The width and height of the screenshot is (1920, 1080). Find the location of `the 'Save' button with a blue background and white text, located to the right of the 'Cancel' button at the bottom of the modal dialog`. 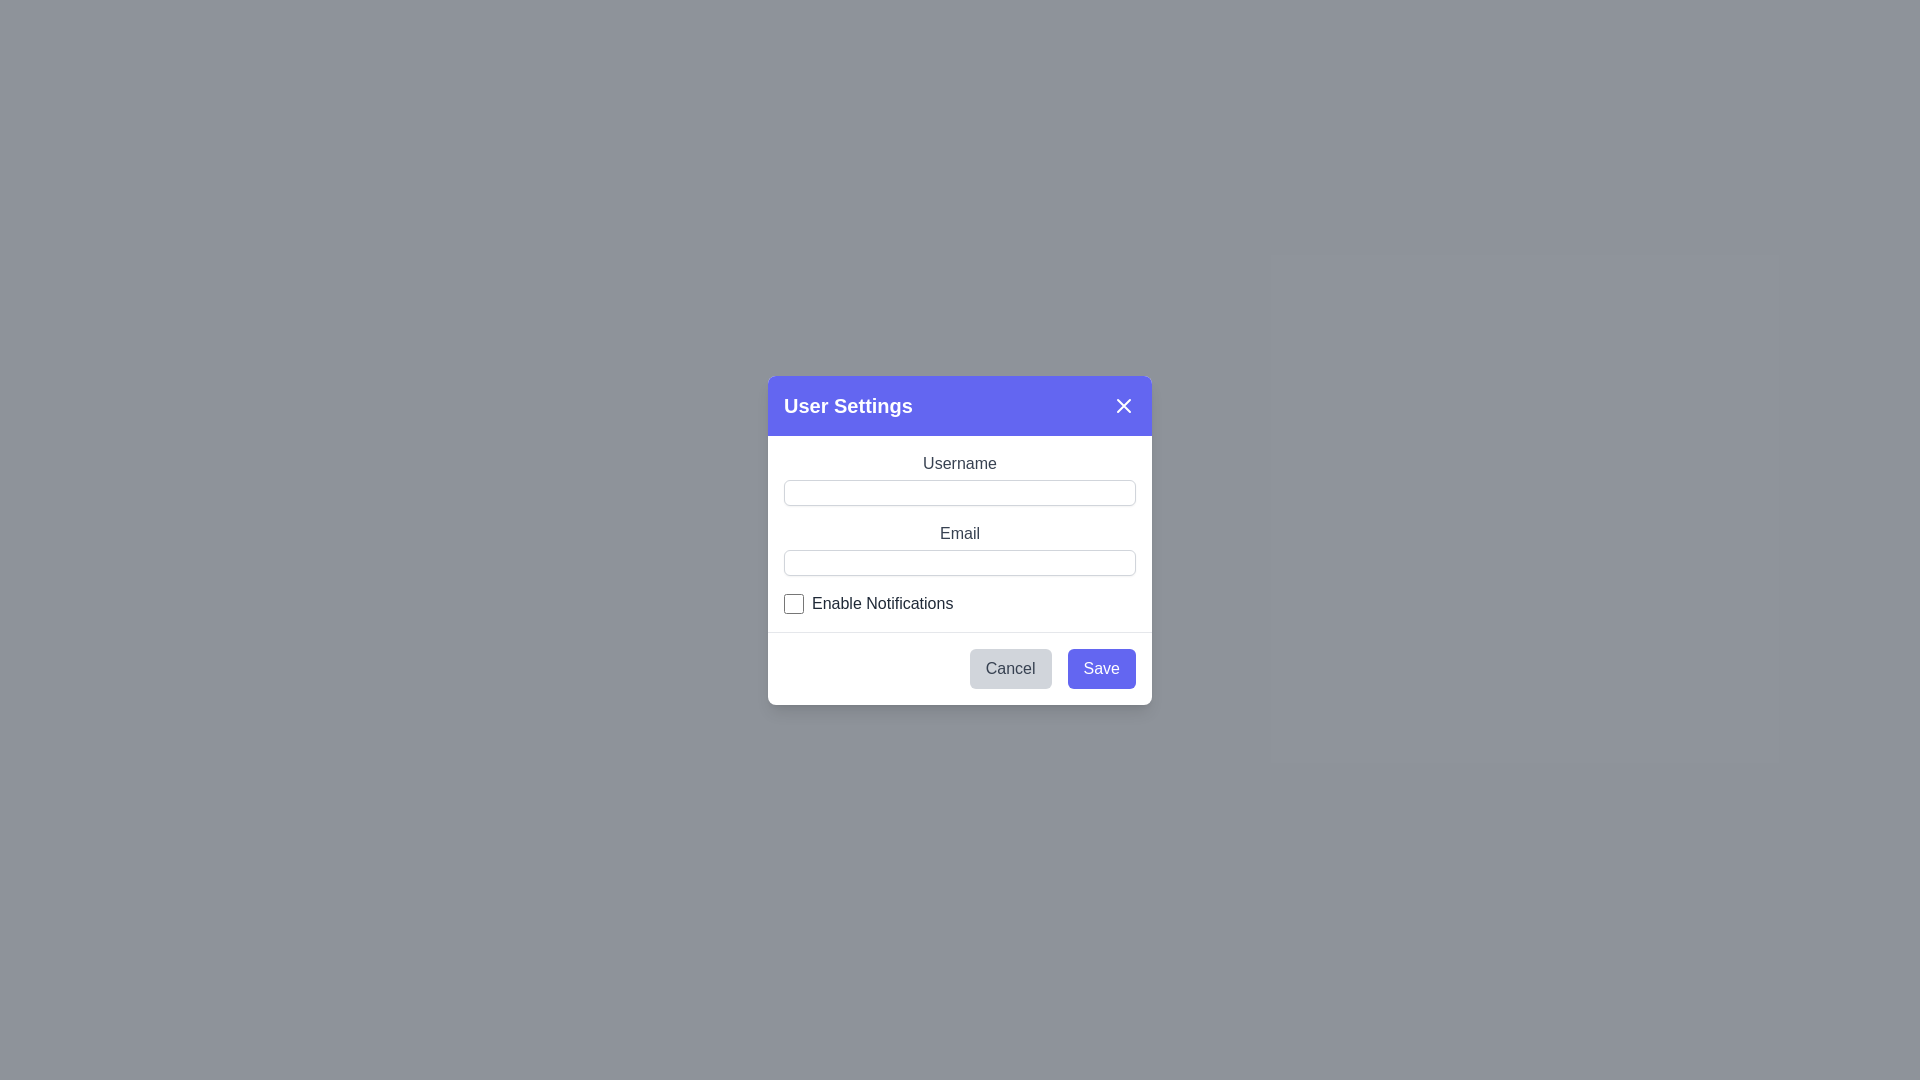

the 'Save' button with a blue background and white text, located to the right of the 'Cancel' button at the bottom of the modal dialog is located at coordinates (1100, 668).